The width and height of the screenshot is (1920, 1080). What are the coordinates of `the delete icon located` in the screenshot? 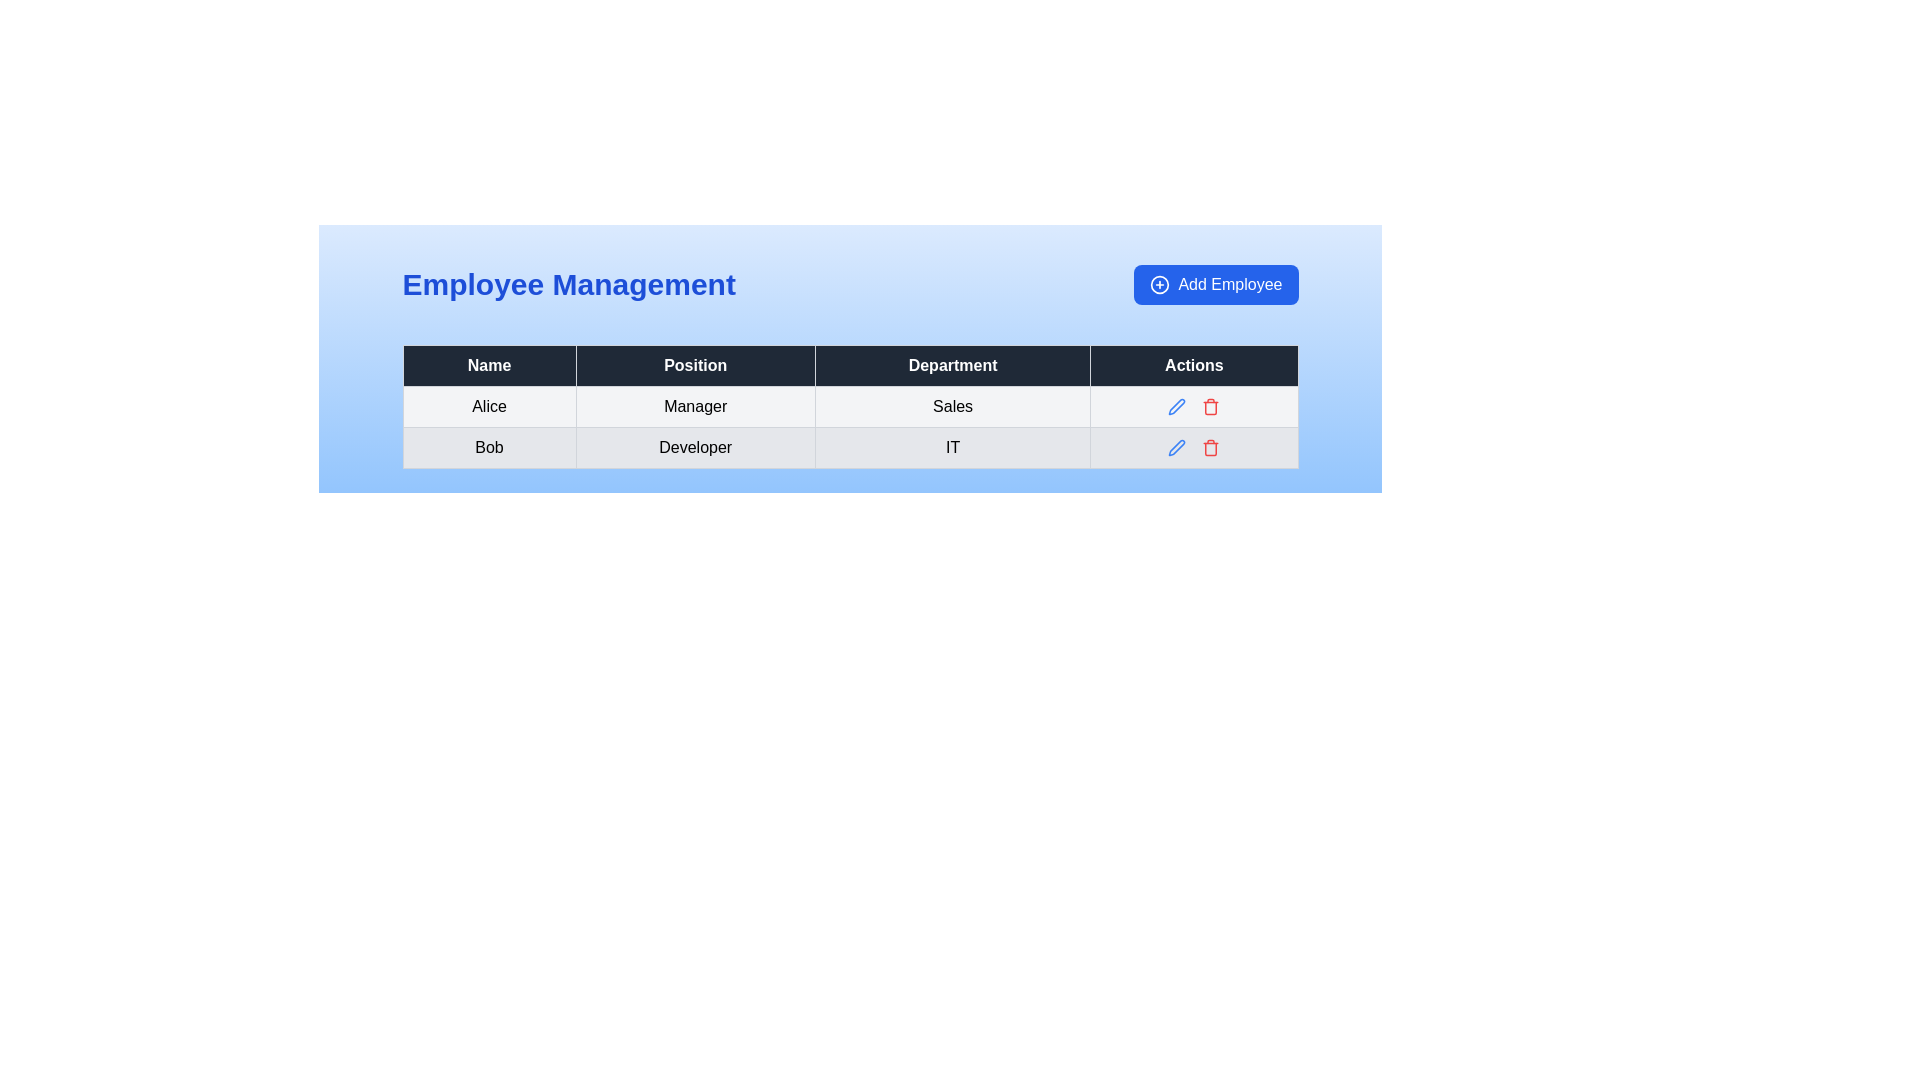 It's located at (1209, 446).